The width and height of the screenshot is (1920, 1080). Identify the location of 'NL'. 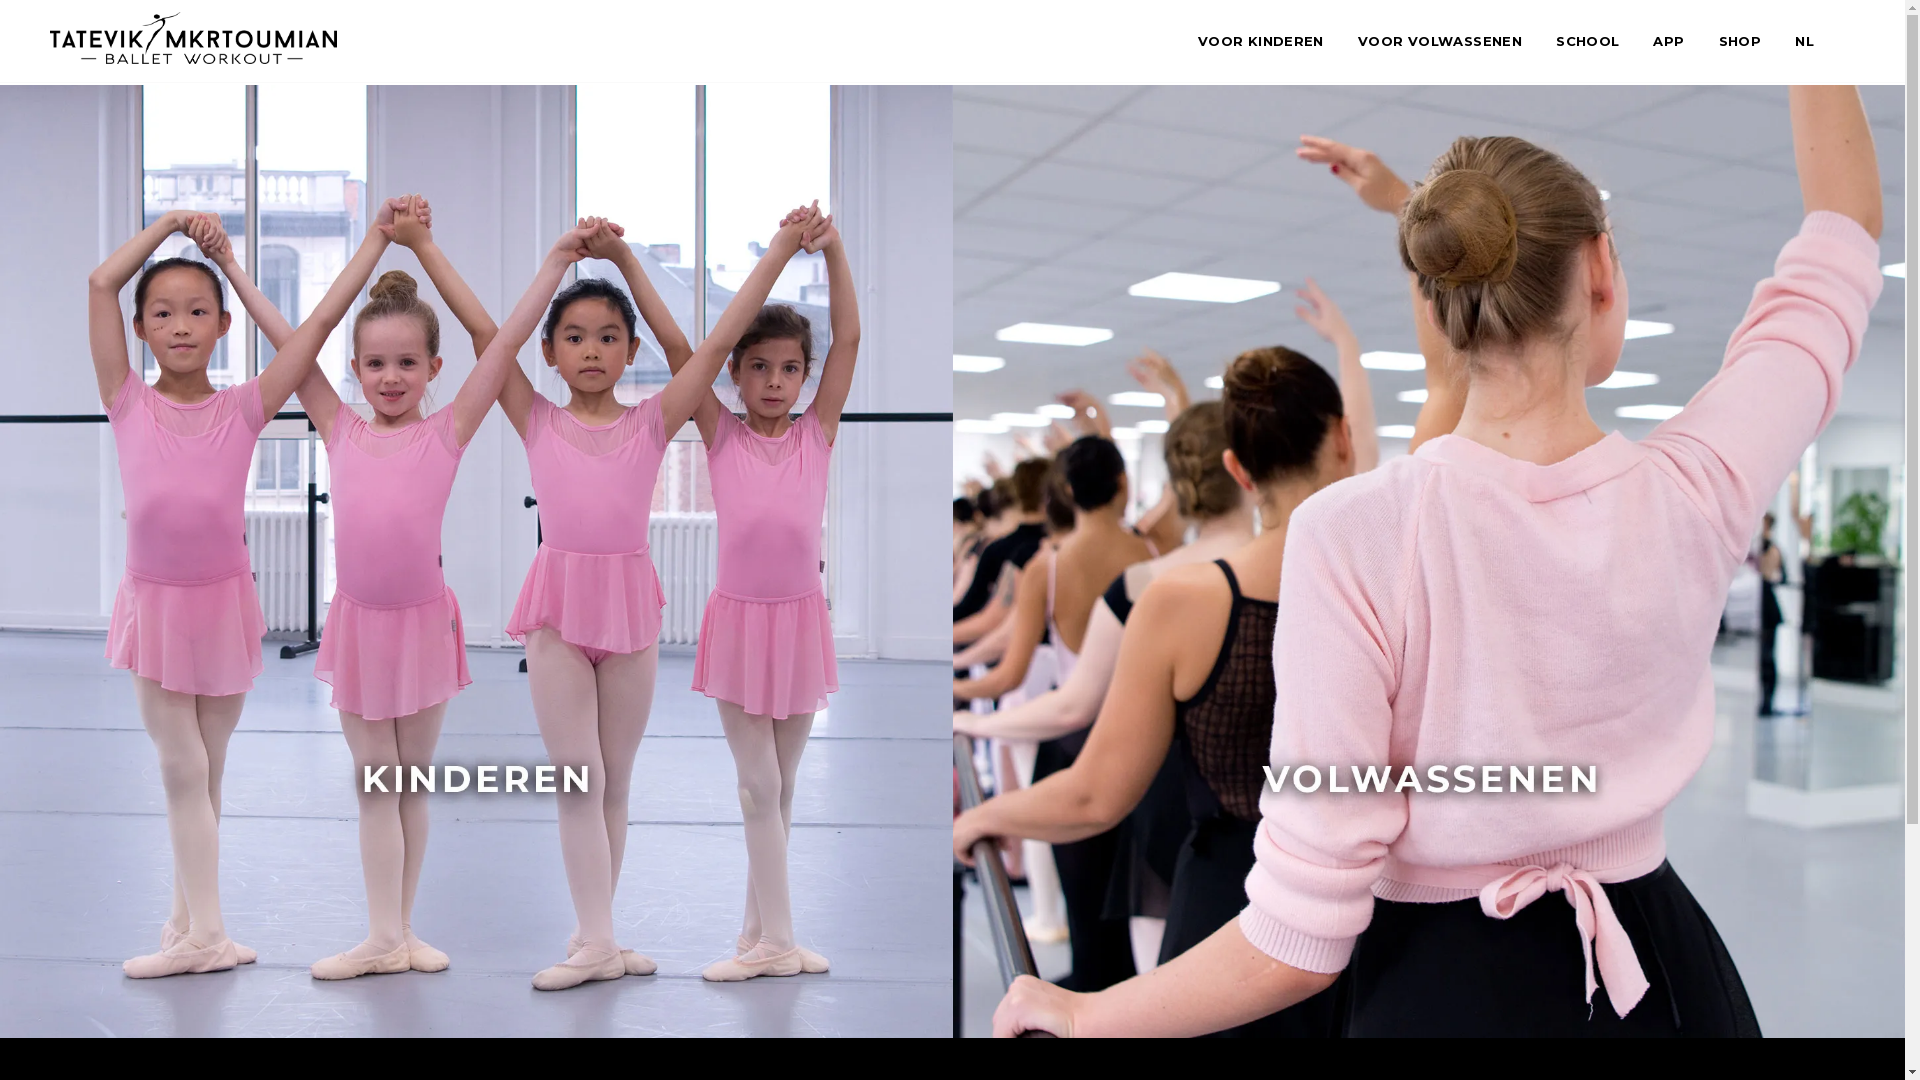
(1804, 41).